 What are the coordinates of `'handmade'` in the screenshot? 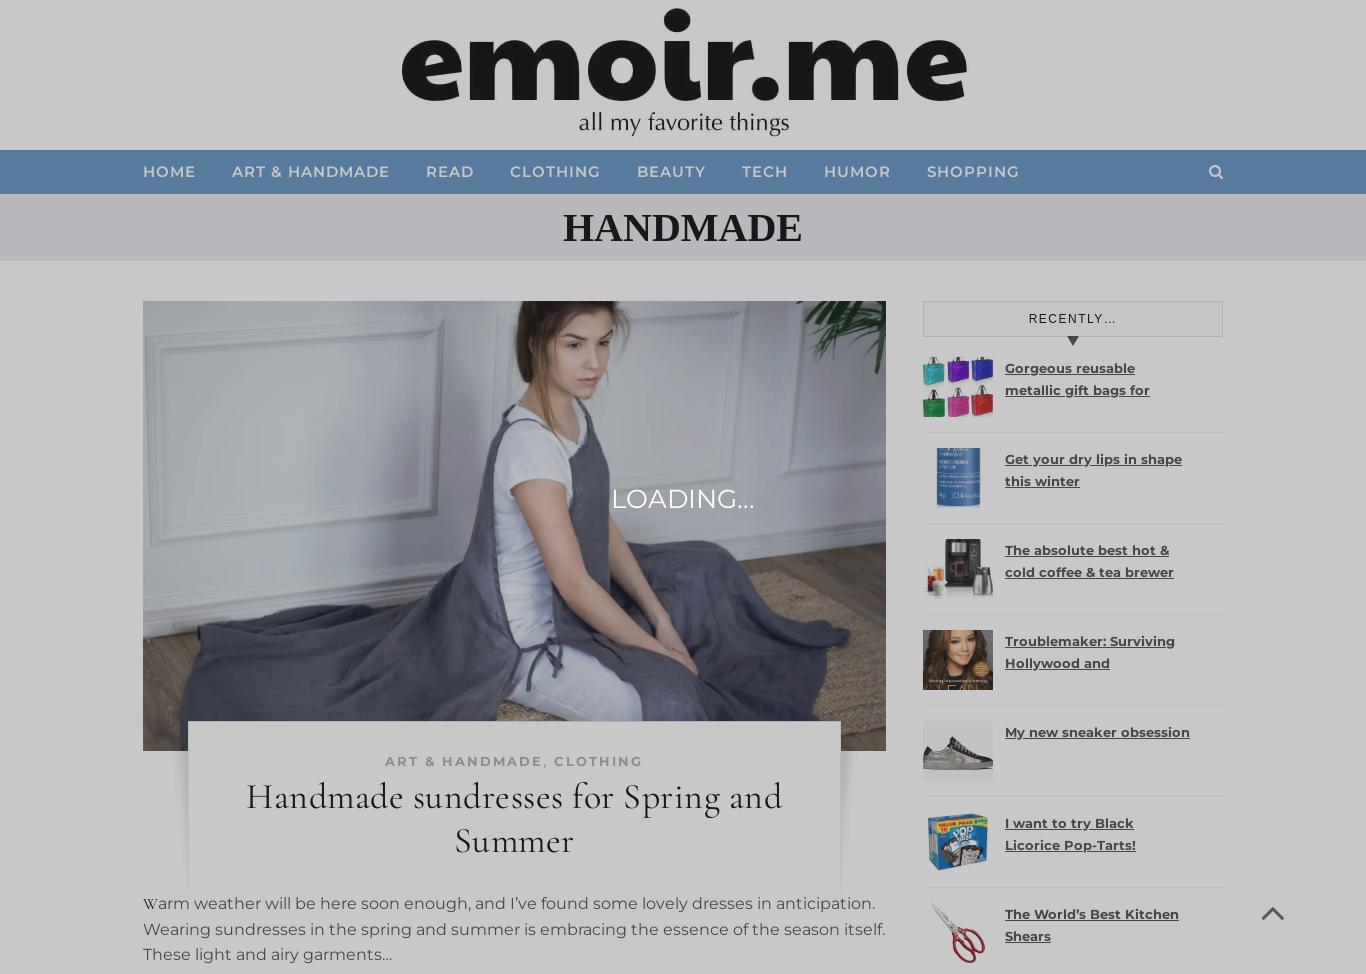 It's located at (681, 227).